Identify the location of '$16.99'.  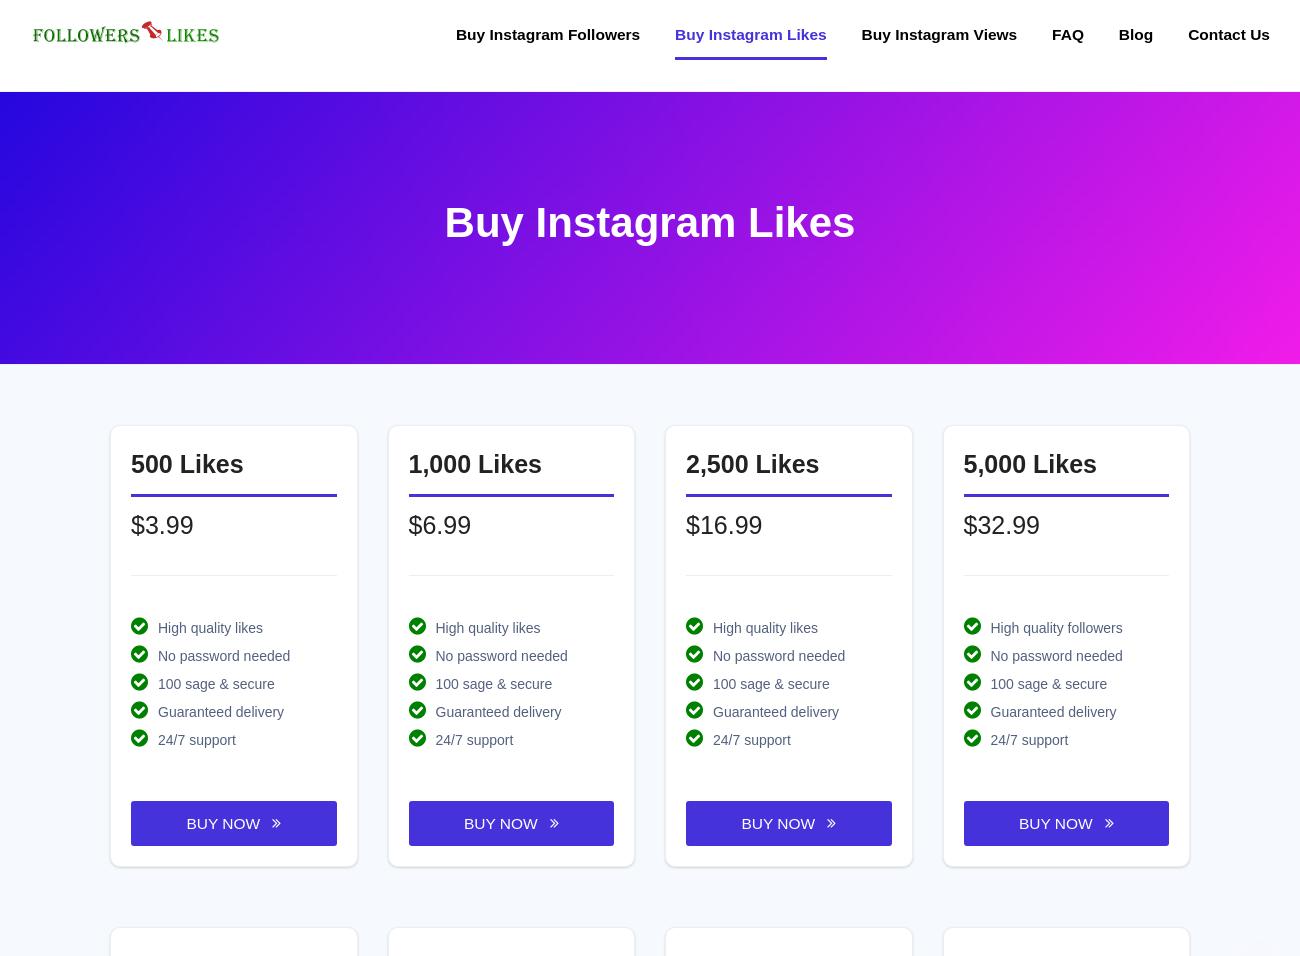
(723, 522).